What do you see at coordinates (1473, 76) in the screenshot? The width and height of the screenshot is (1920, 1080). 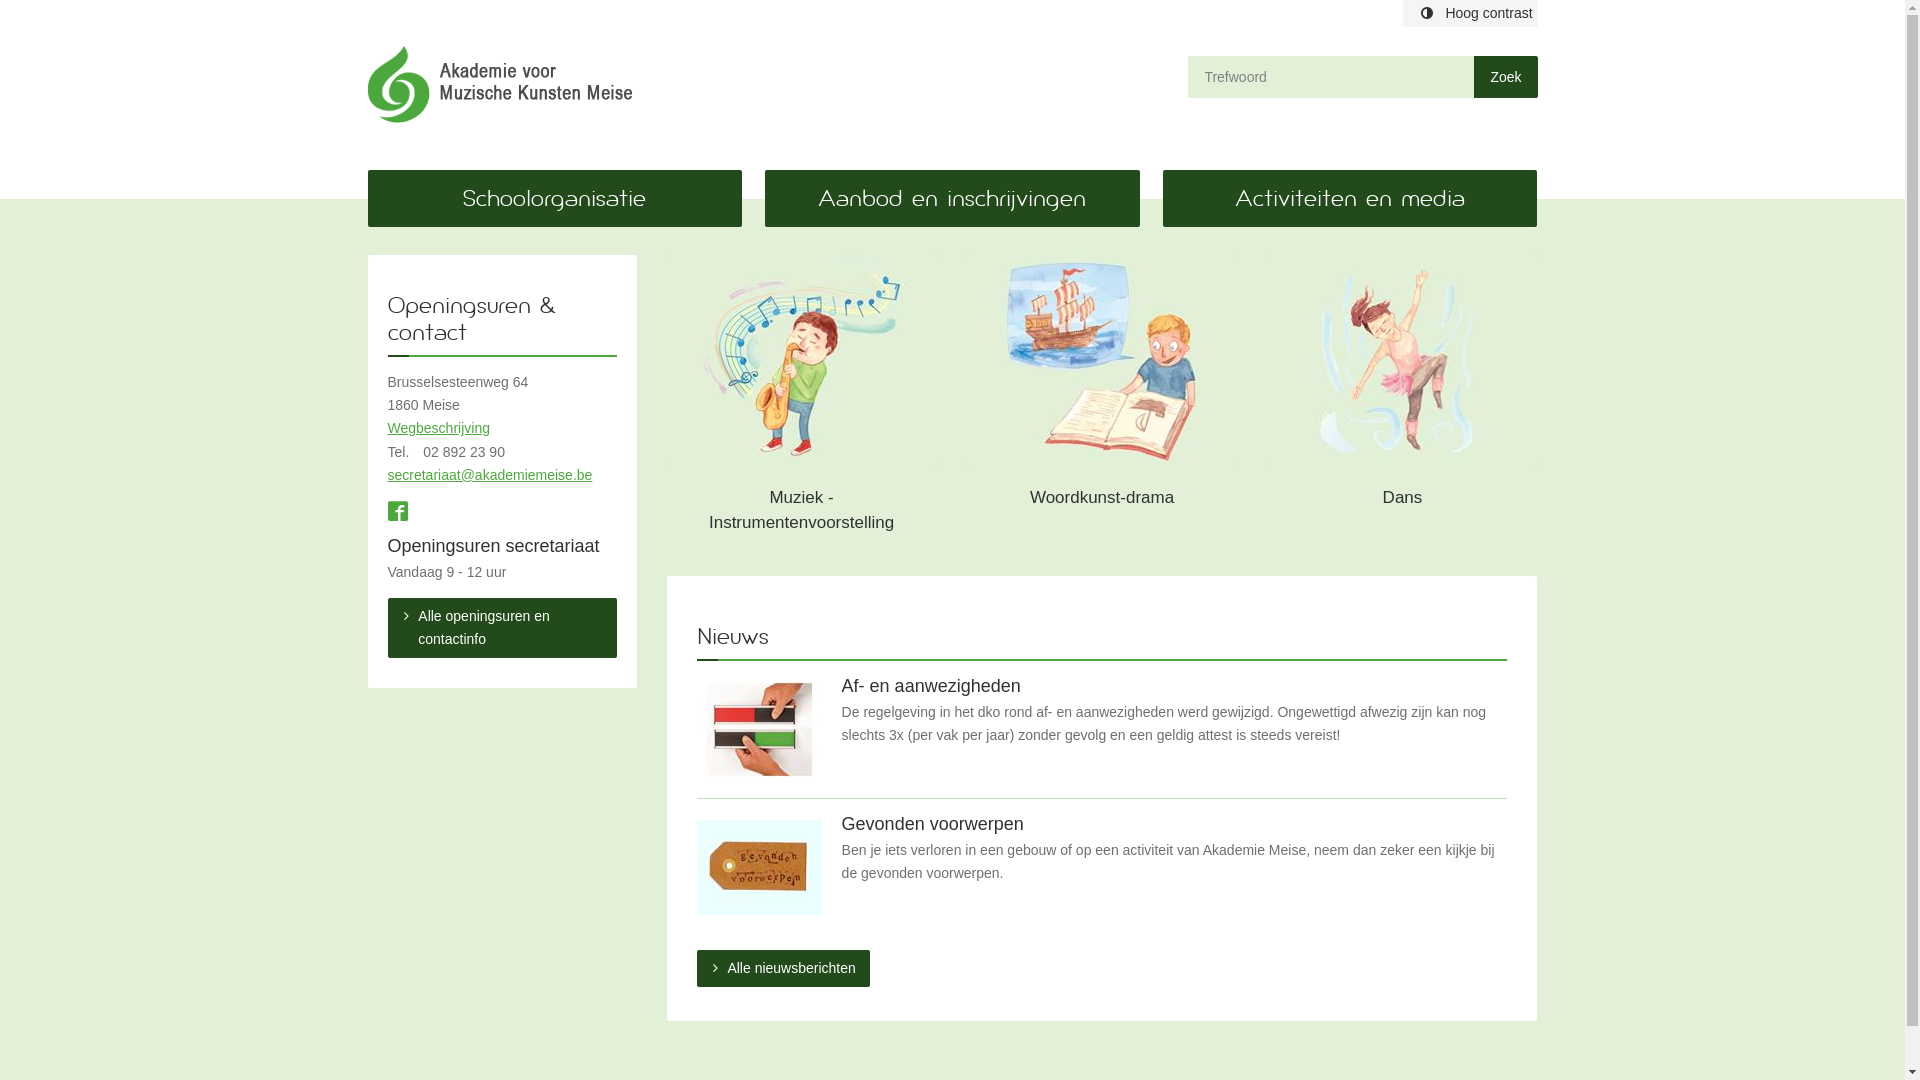 I see `'Zoeken'` at bounding box center [1473, 76].